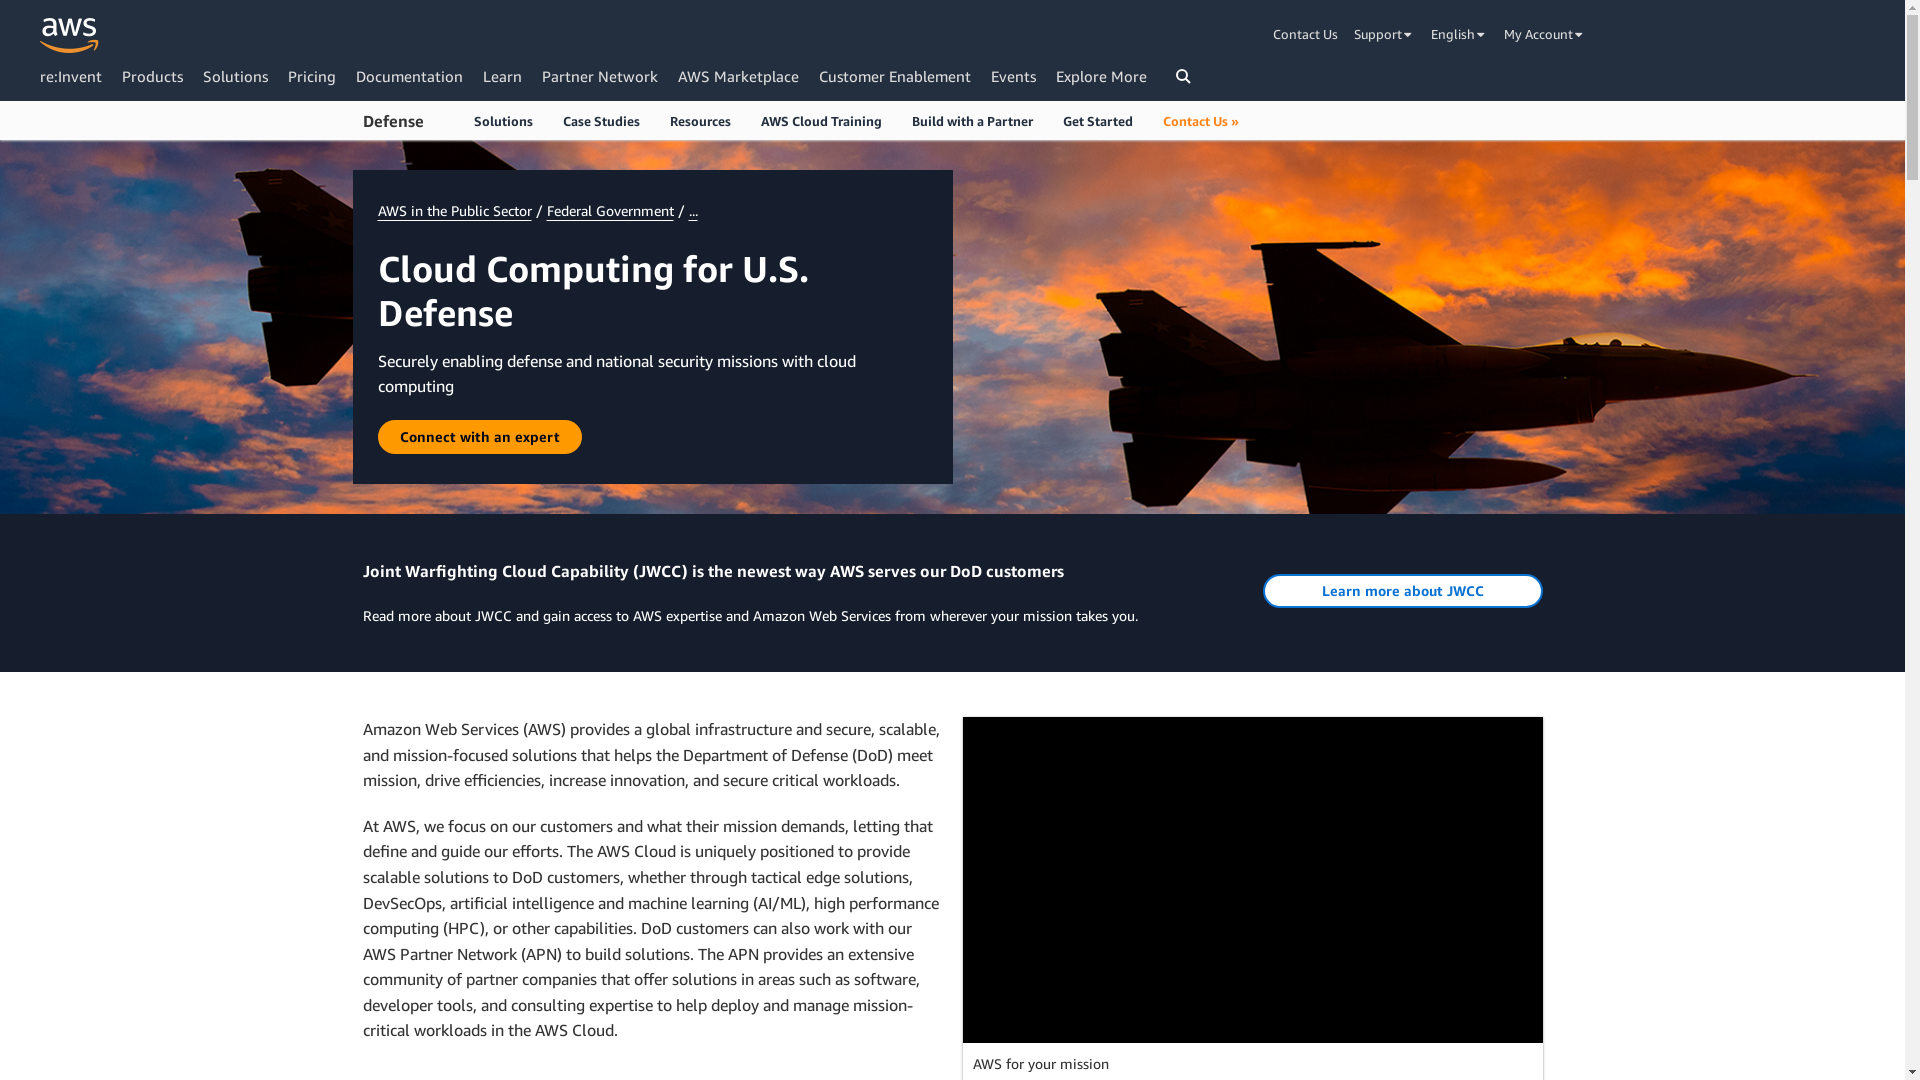 The height and width of the screenshot is (1080, 1920). I want to click on 'Case Studies', so click(600, 120).